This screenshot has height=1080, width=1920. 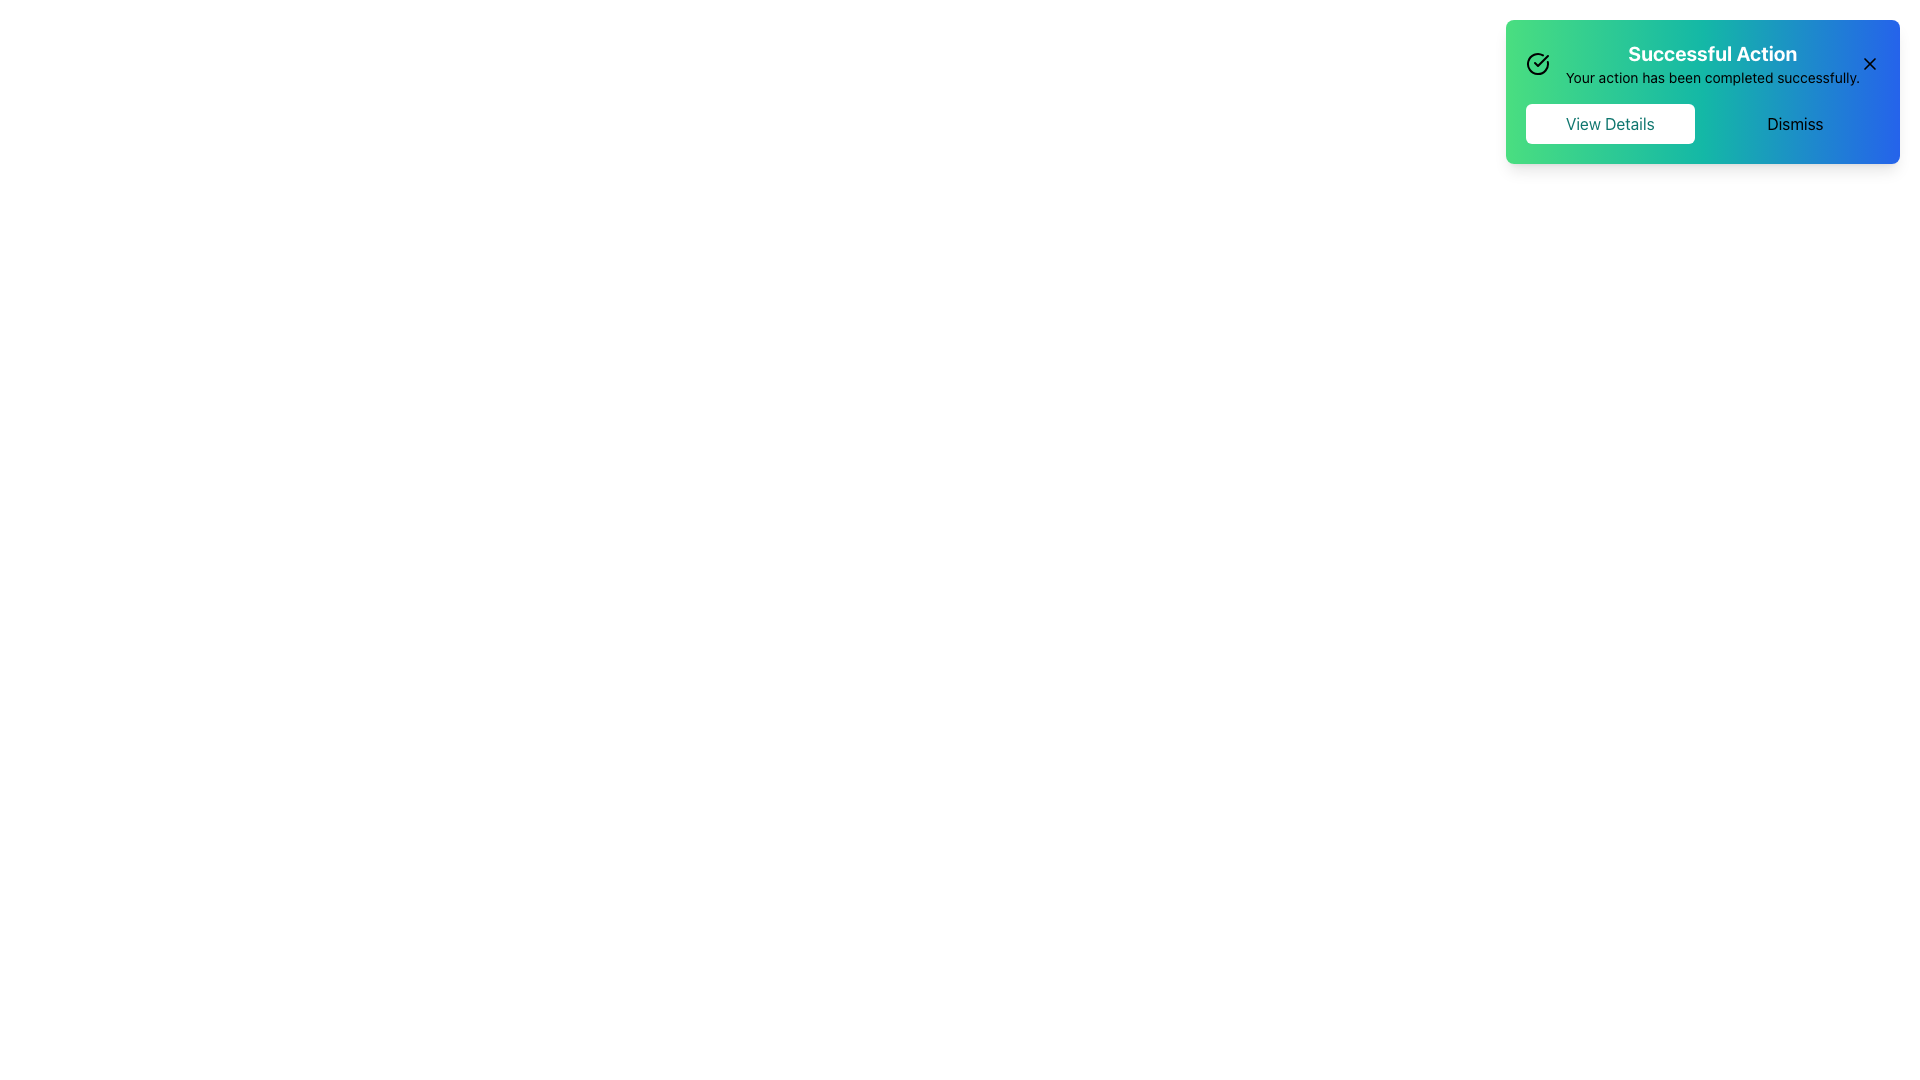 What do you see at coordinates (1540, 60) in the screenshot?
I see `the checkmark icon located at the top right corner of the notification component` at bounding box center [1540, 60].